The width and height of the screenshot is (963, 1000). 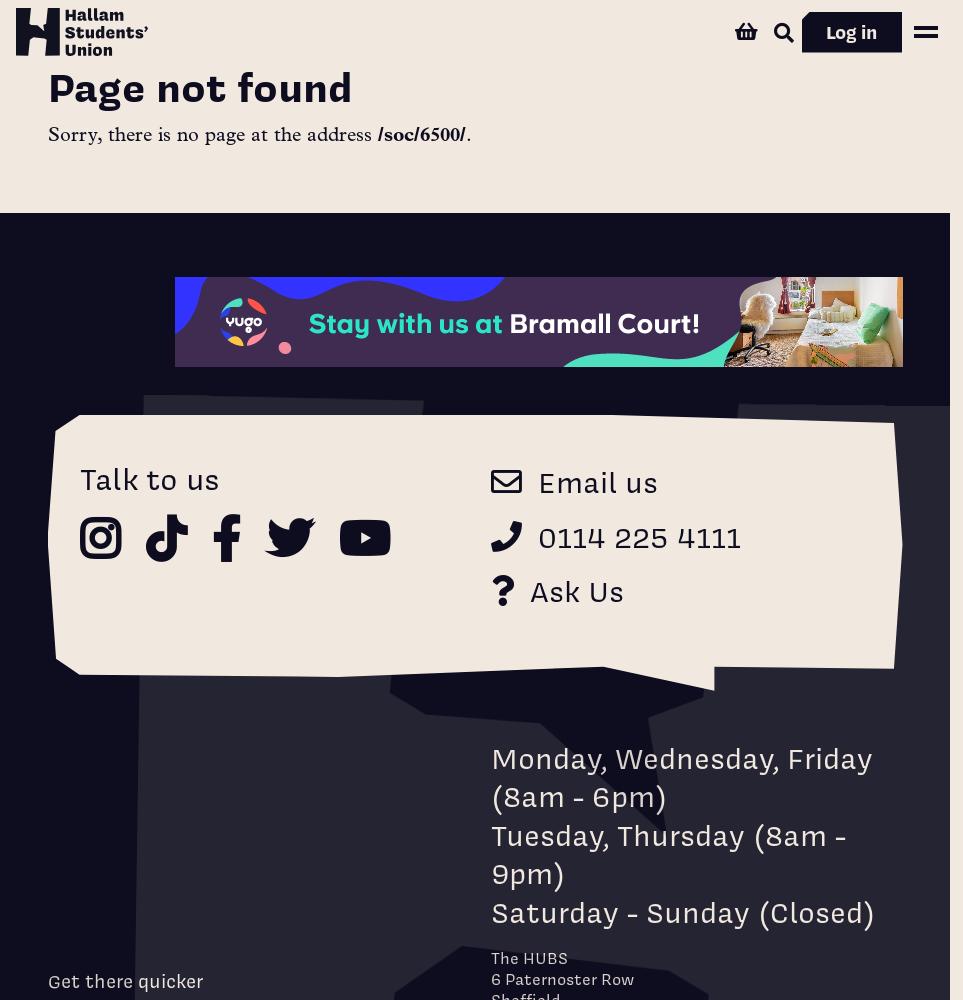 I want to click on 'Talk to us', so click(x=148, y=477).